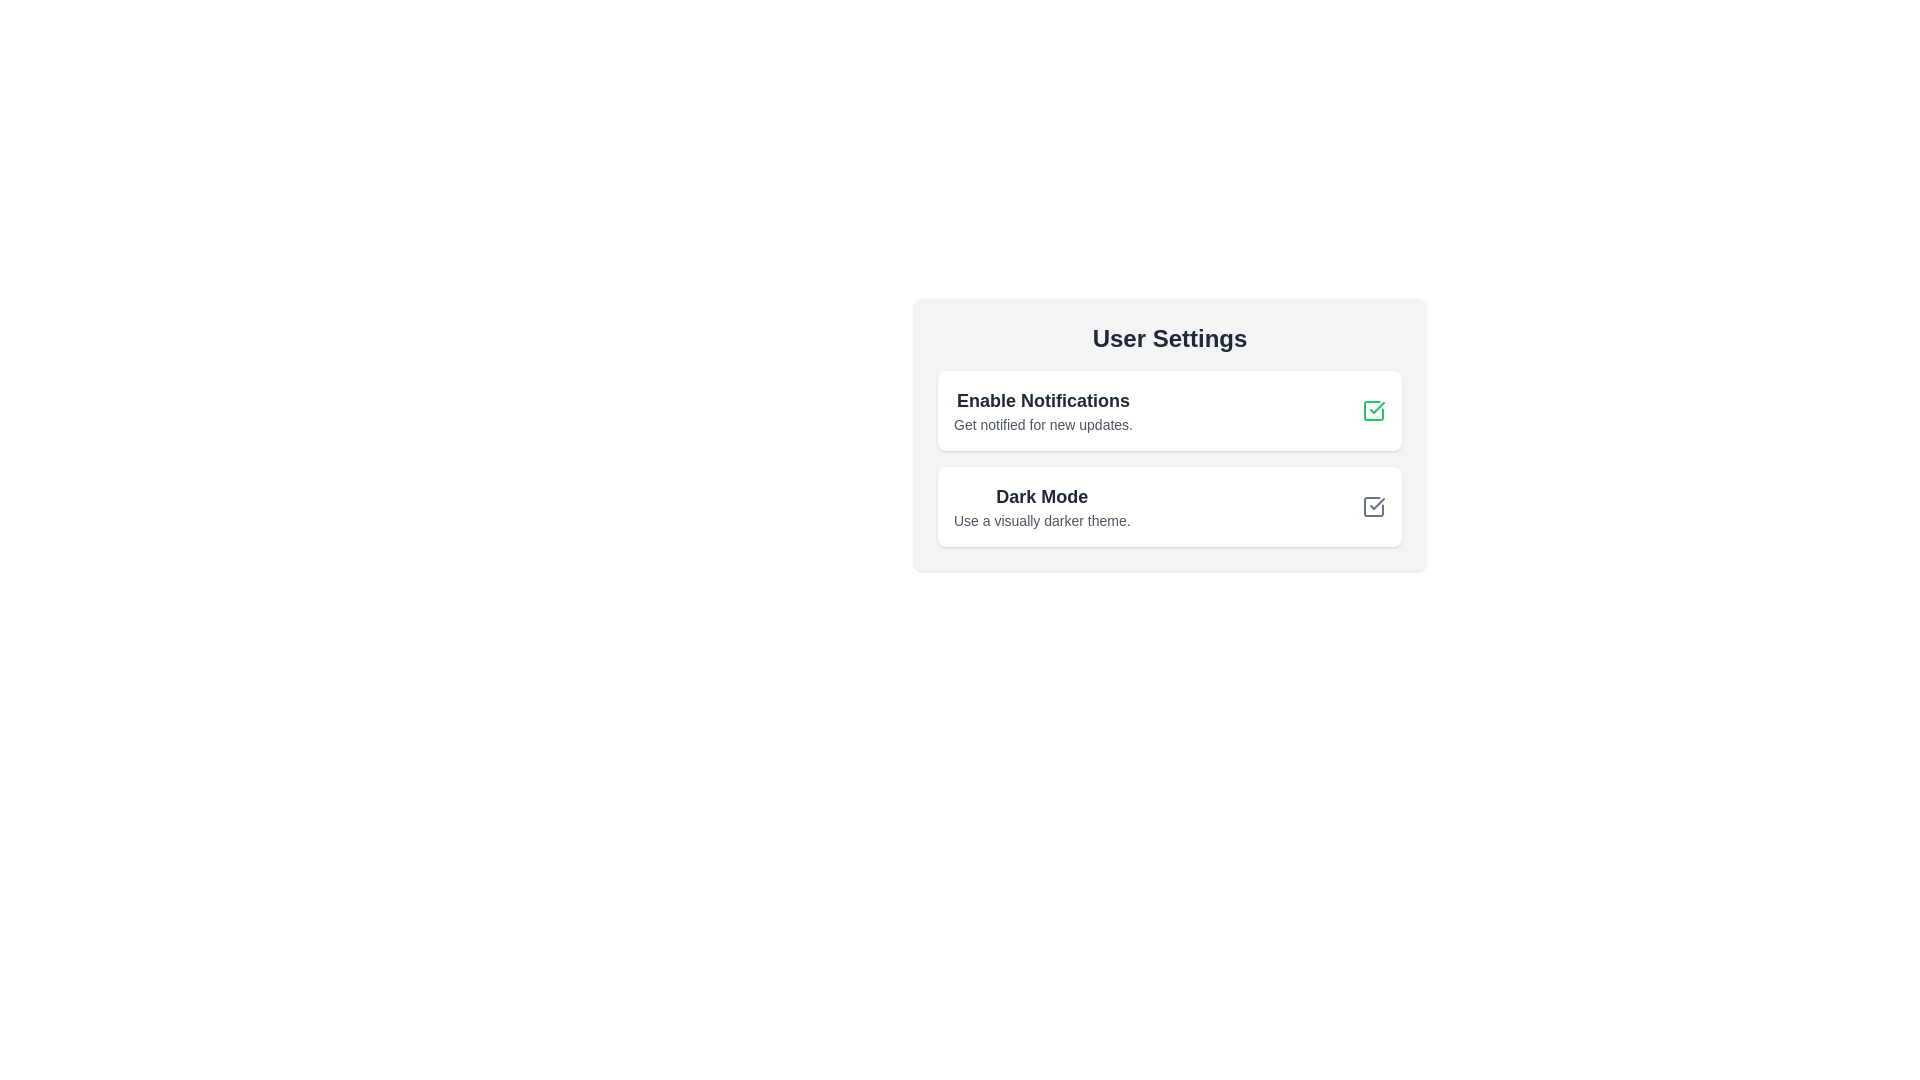  What do you see at coordinates (1372, 505) in the screenshot?
I see `the checkbox corresponding to 'Dark Mode' to toggle its state` at bounding box center [1372, 505].